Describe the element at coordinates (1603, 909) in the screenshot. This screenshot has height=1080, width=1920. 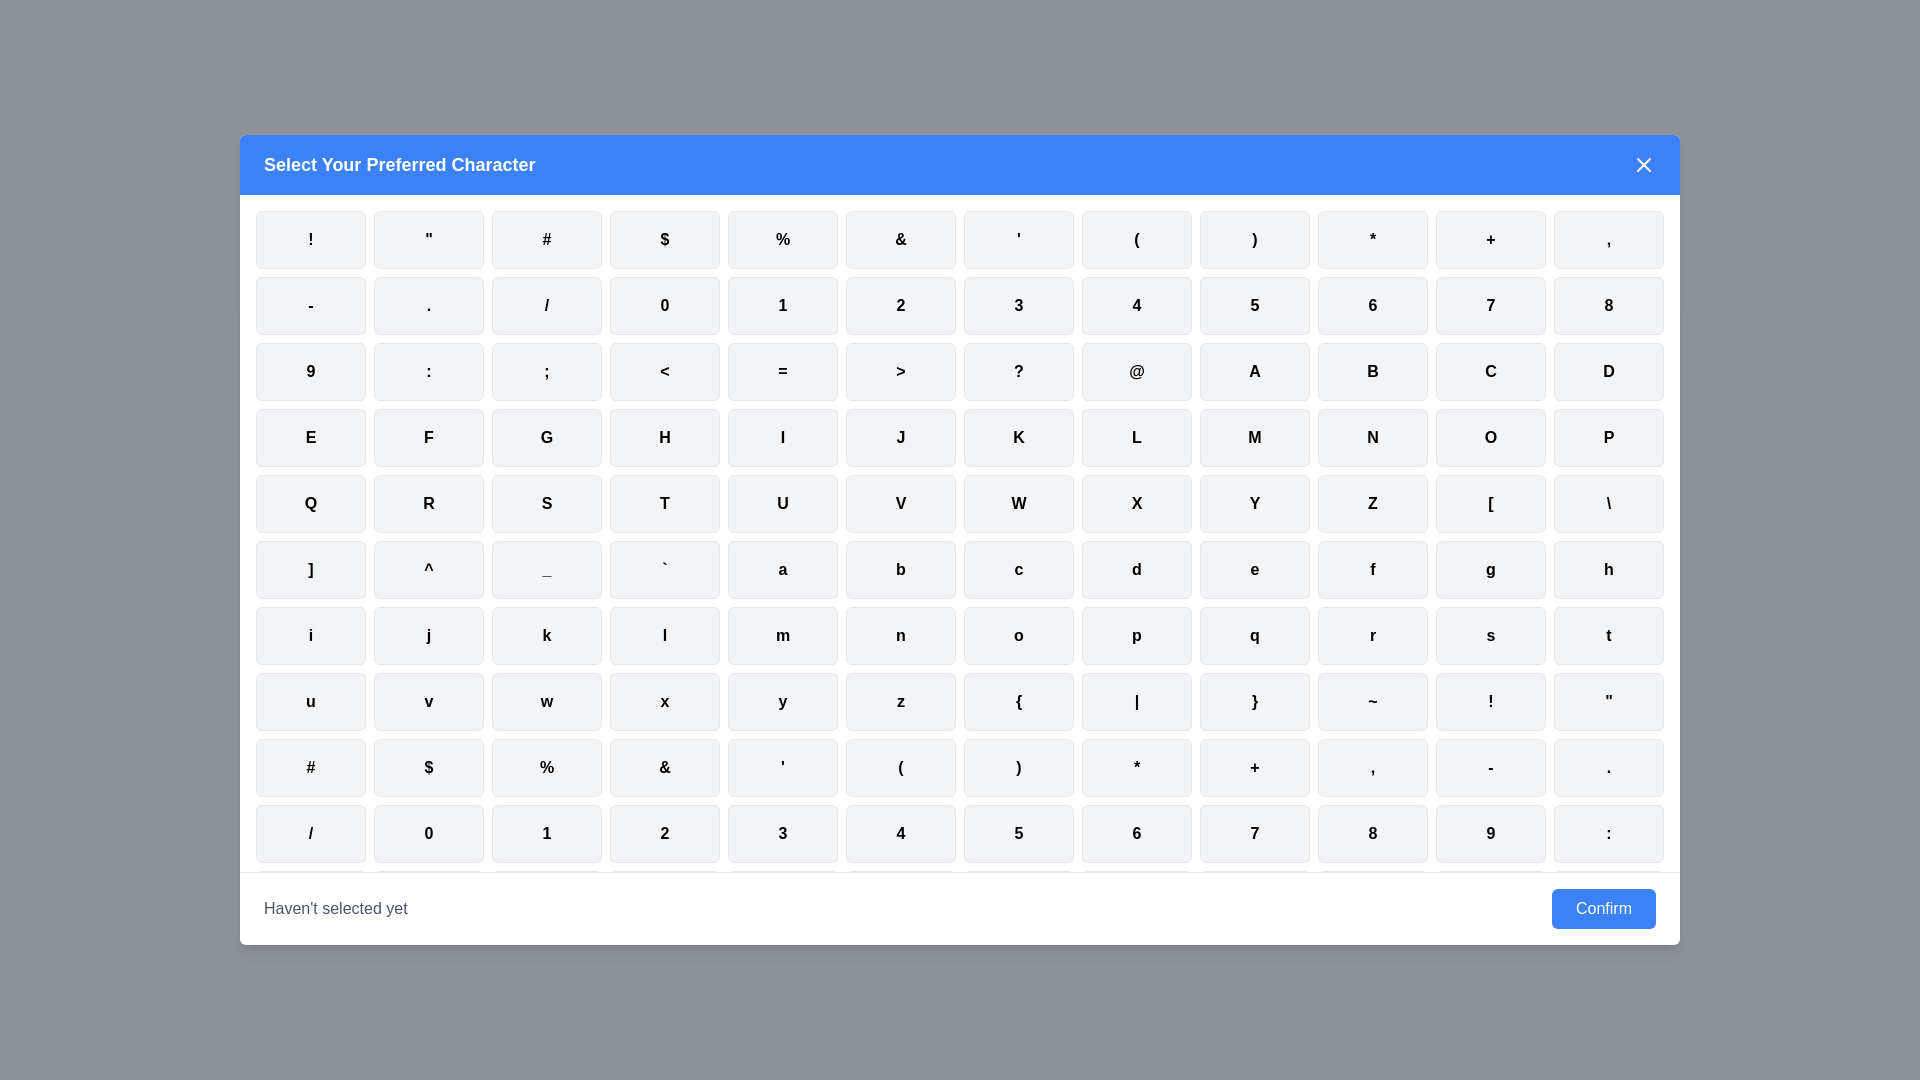
I see `the 'Confirm' button to confirm the selection` at that location.